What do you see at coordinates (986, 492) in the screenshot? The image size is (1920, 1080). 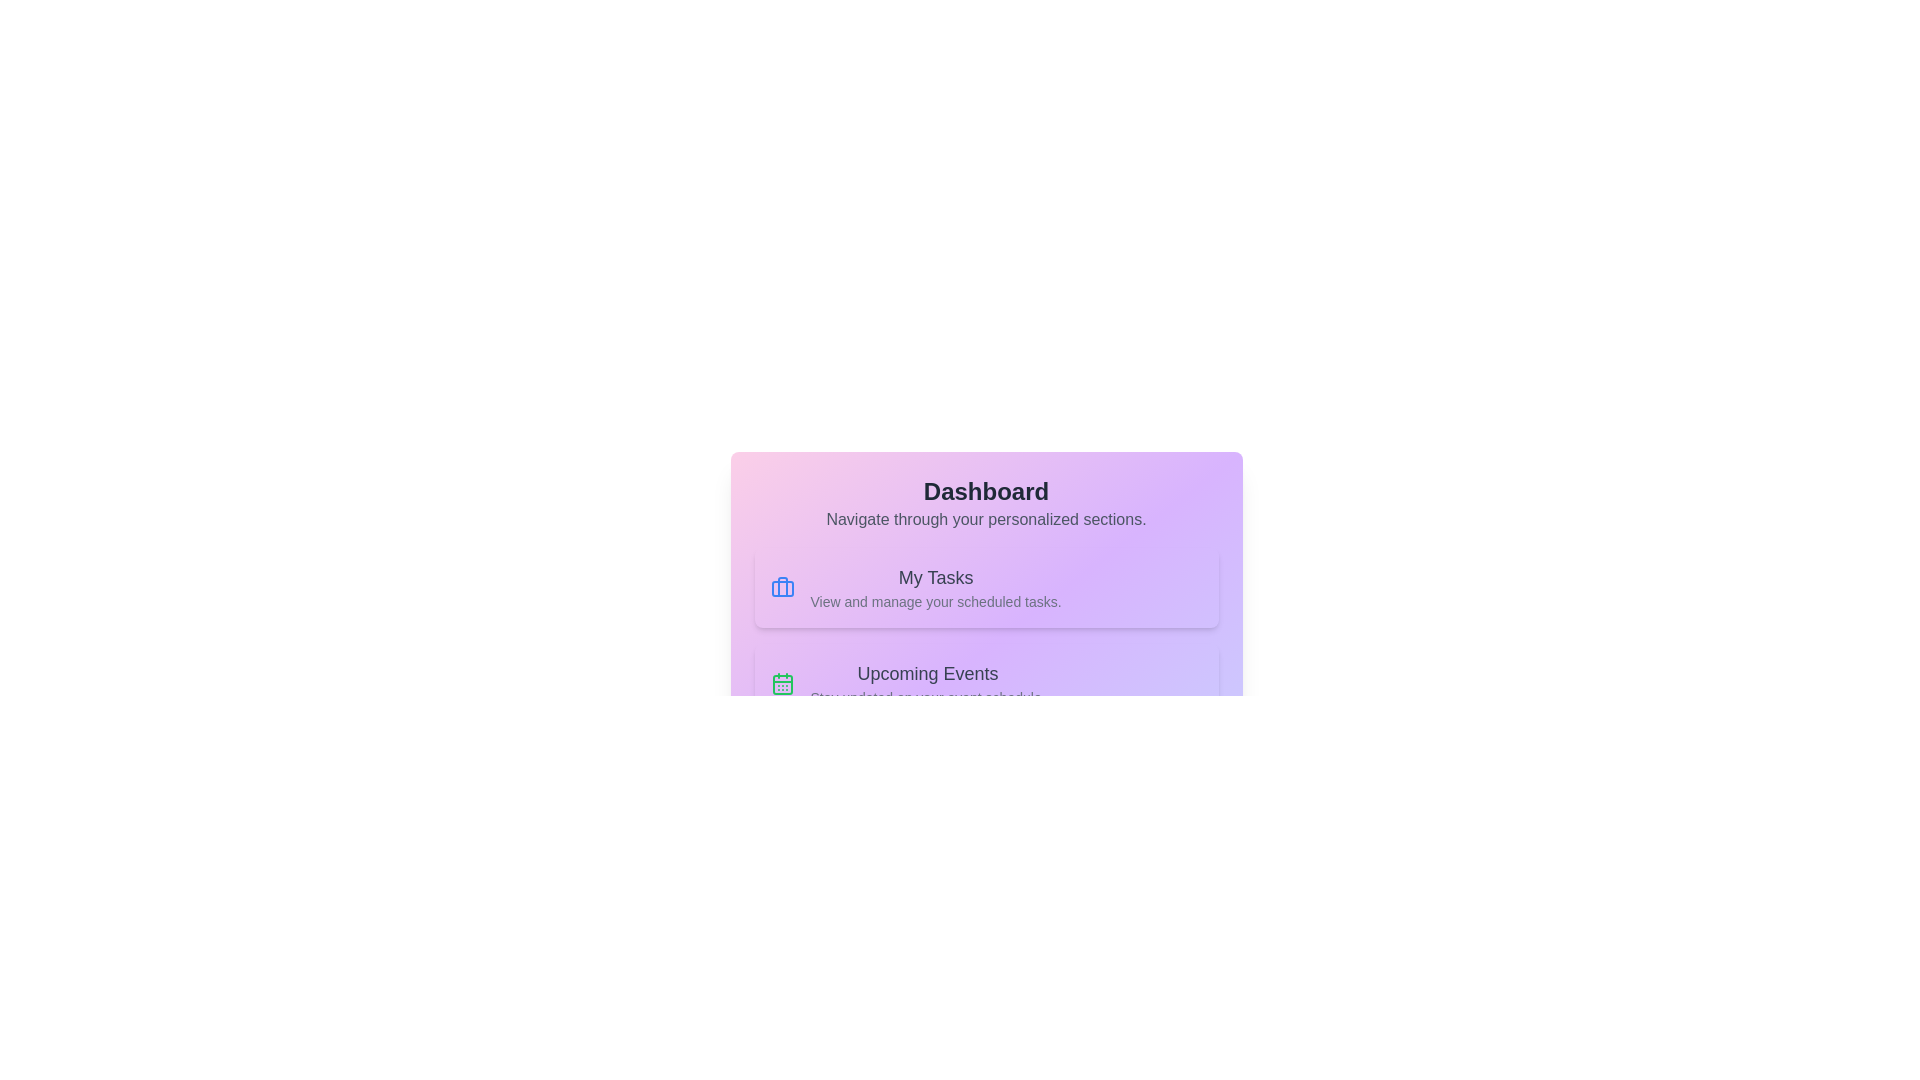 I see `the header text to inspect its content` at bounding box center [986, 492].